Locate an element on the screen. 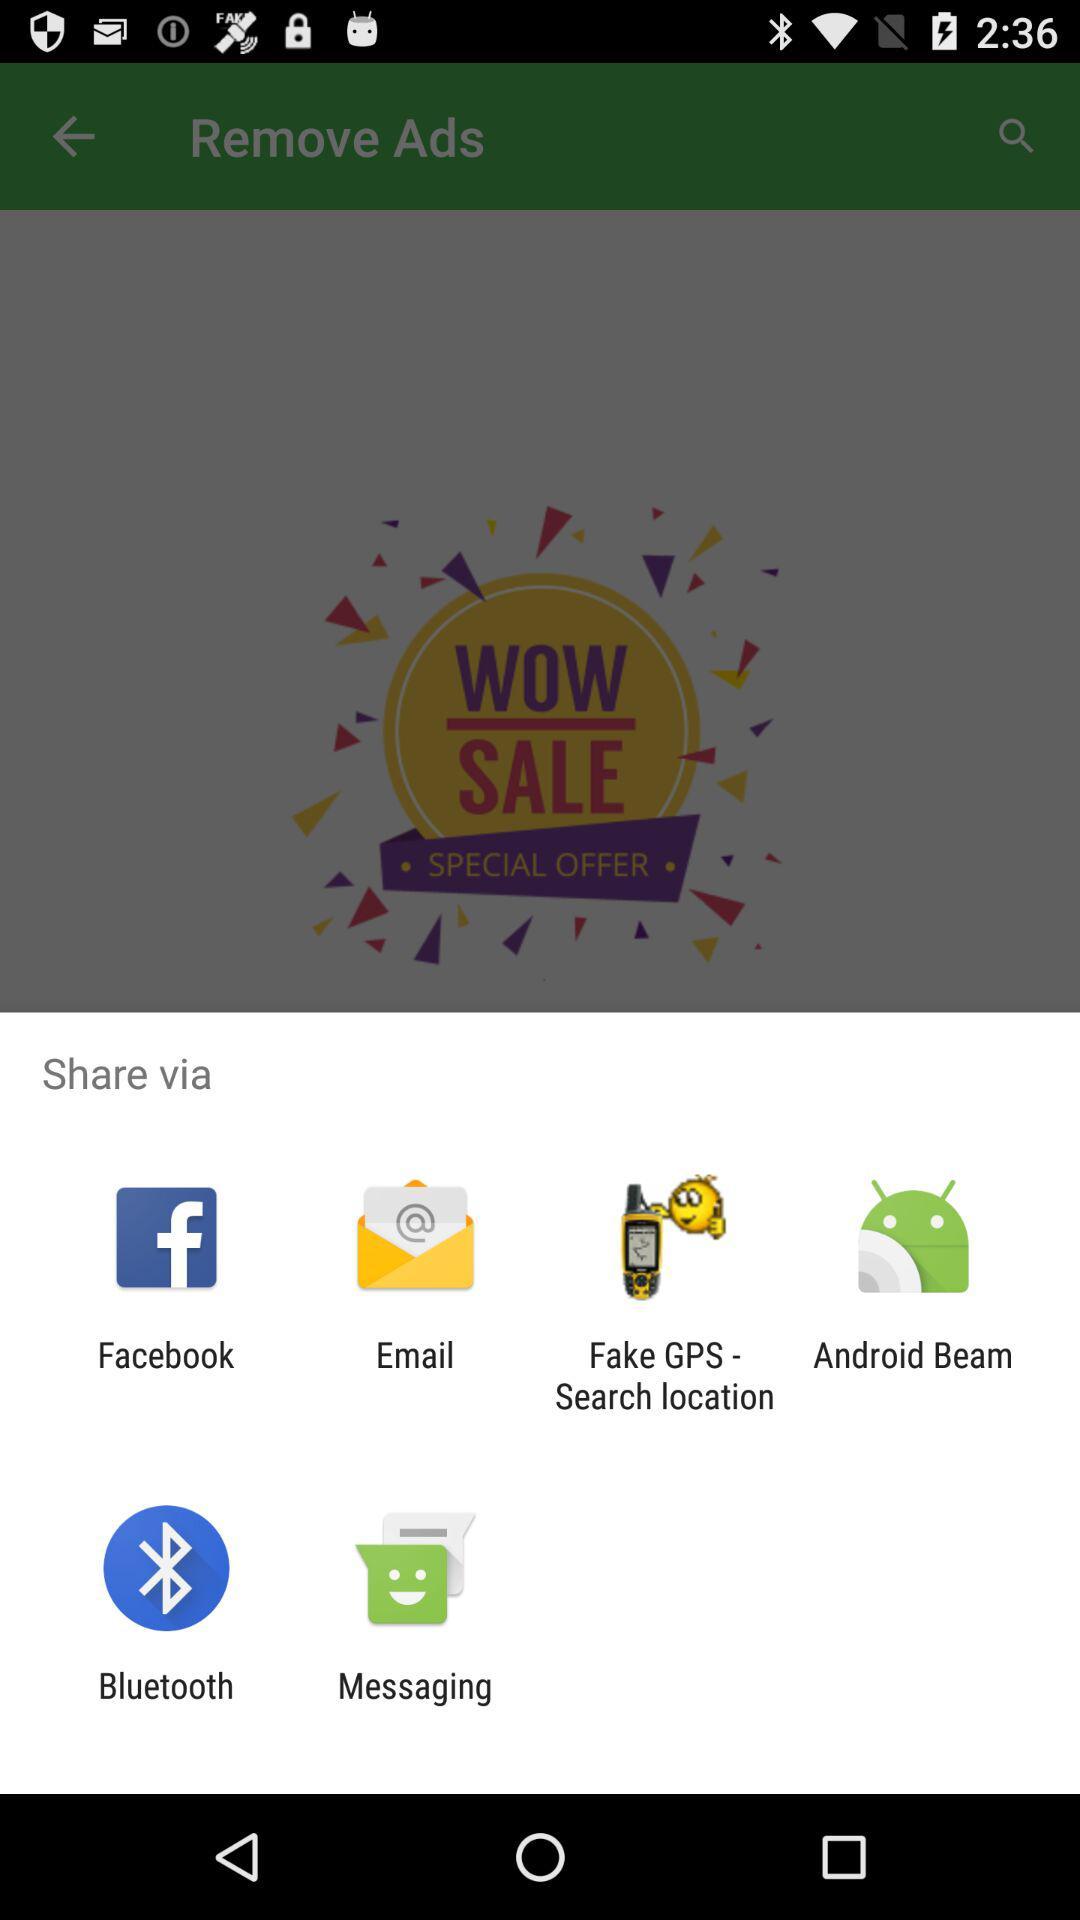  the icon next to the email is located at coordinates (664, 1374).